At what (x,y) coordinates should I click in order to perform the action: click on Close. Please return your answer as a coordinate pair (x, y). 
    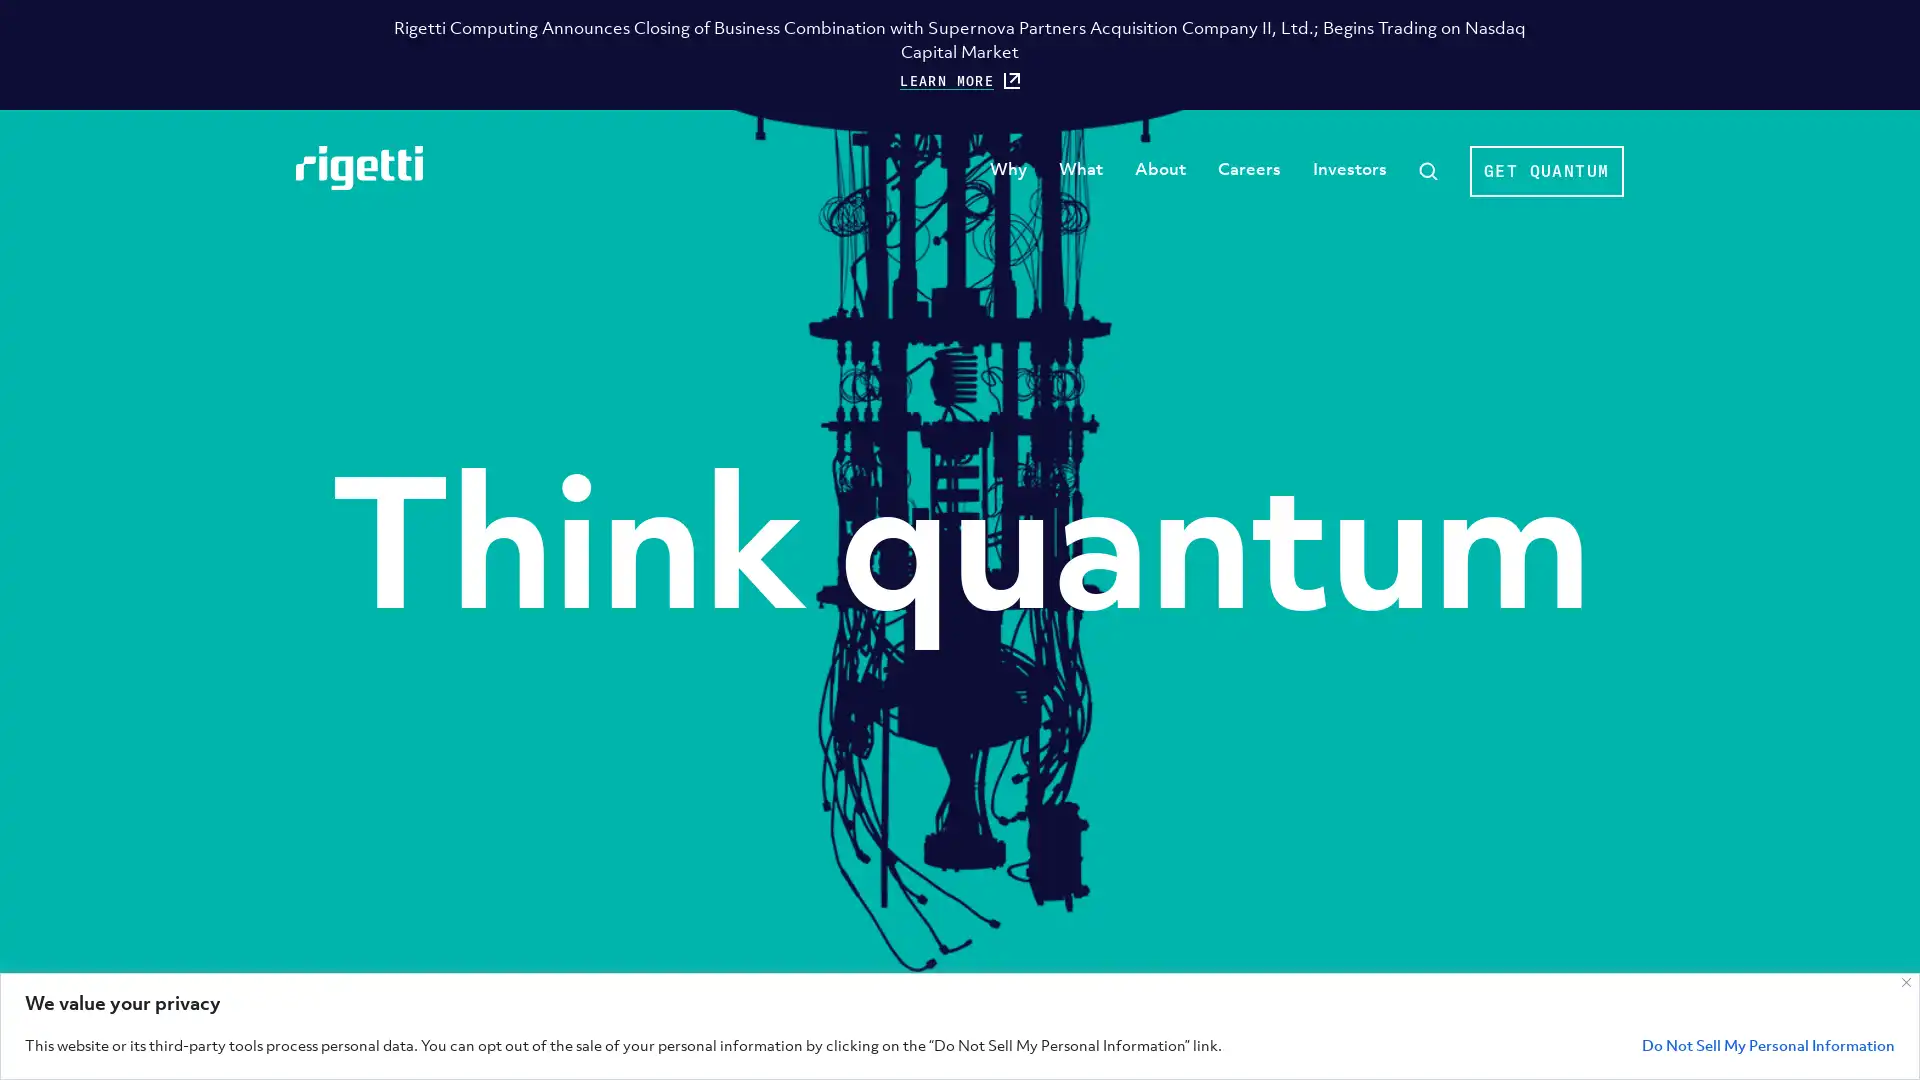
    Looking at the image, I should click on (1905, 981).